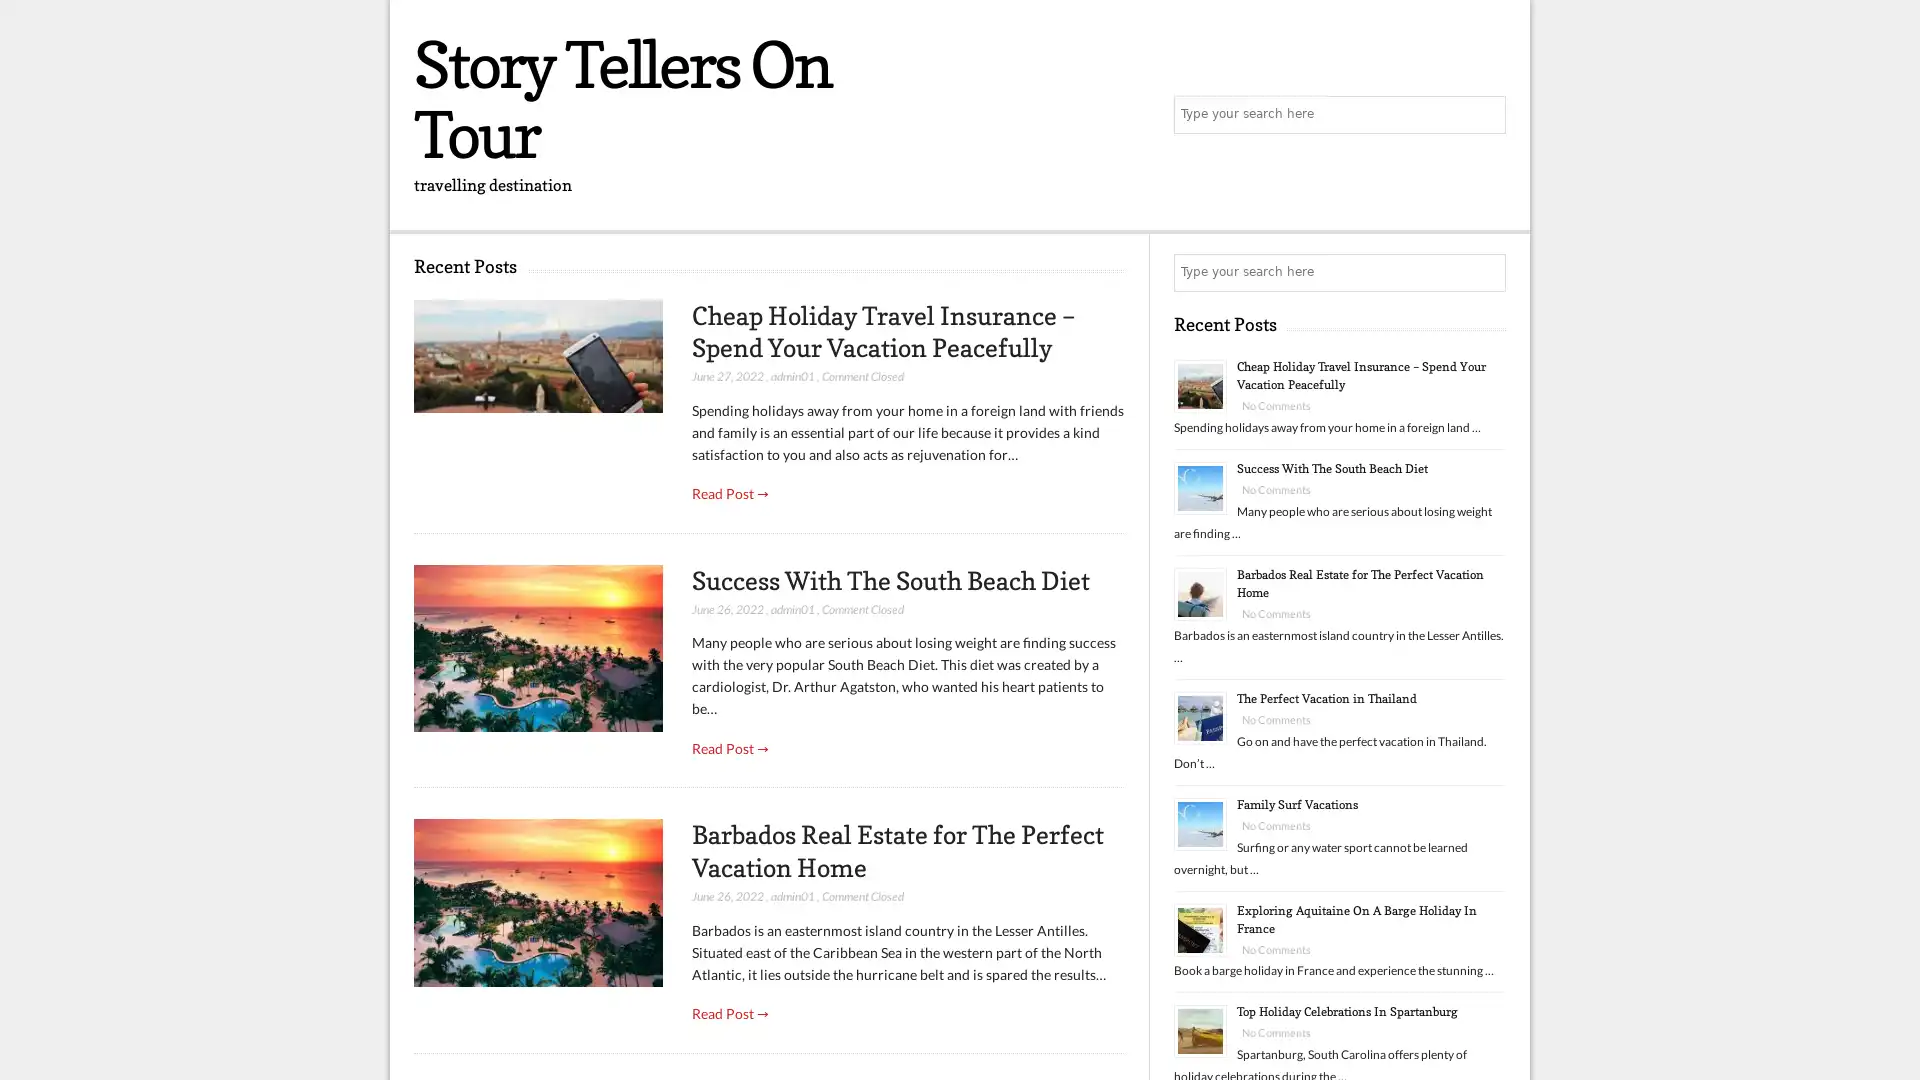 The width and height of the screenshot is (1920, 1080). What do you see at coordinates (1485, 115) in the screenshot?
I see `Search` at bounding box center [1485, 115].